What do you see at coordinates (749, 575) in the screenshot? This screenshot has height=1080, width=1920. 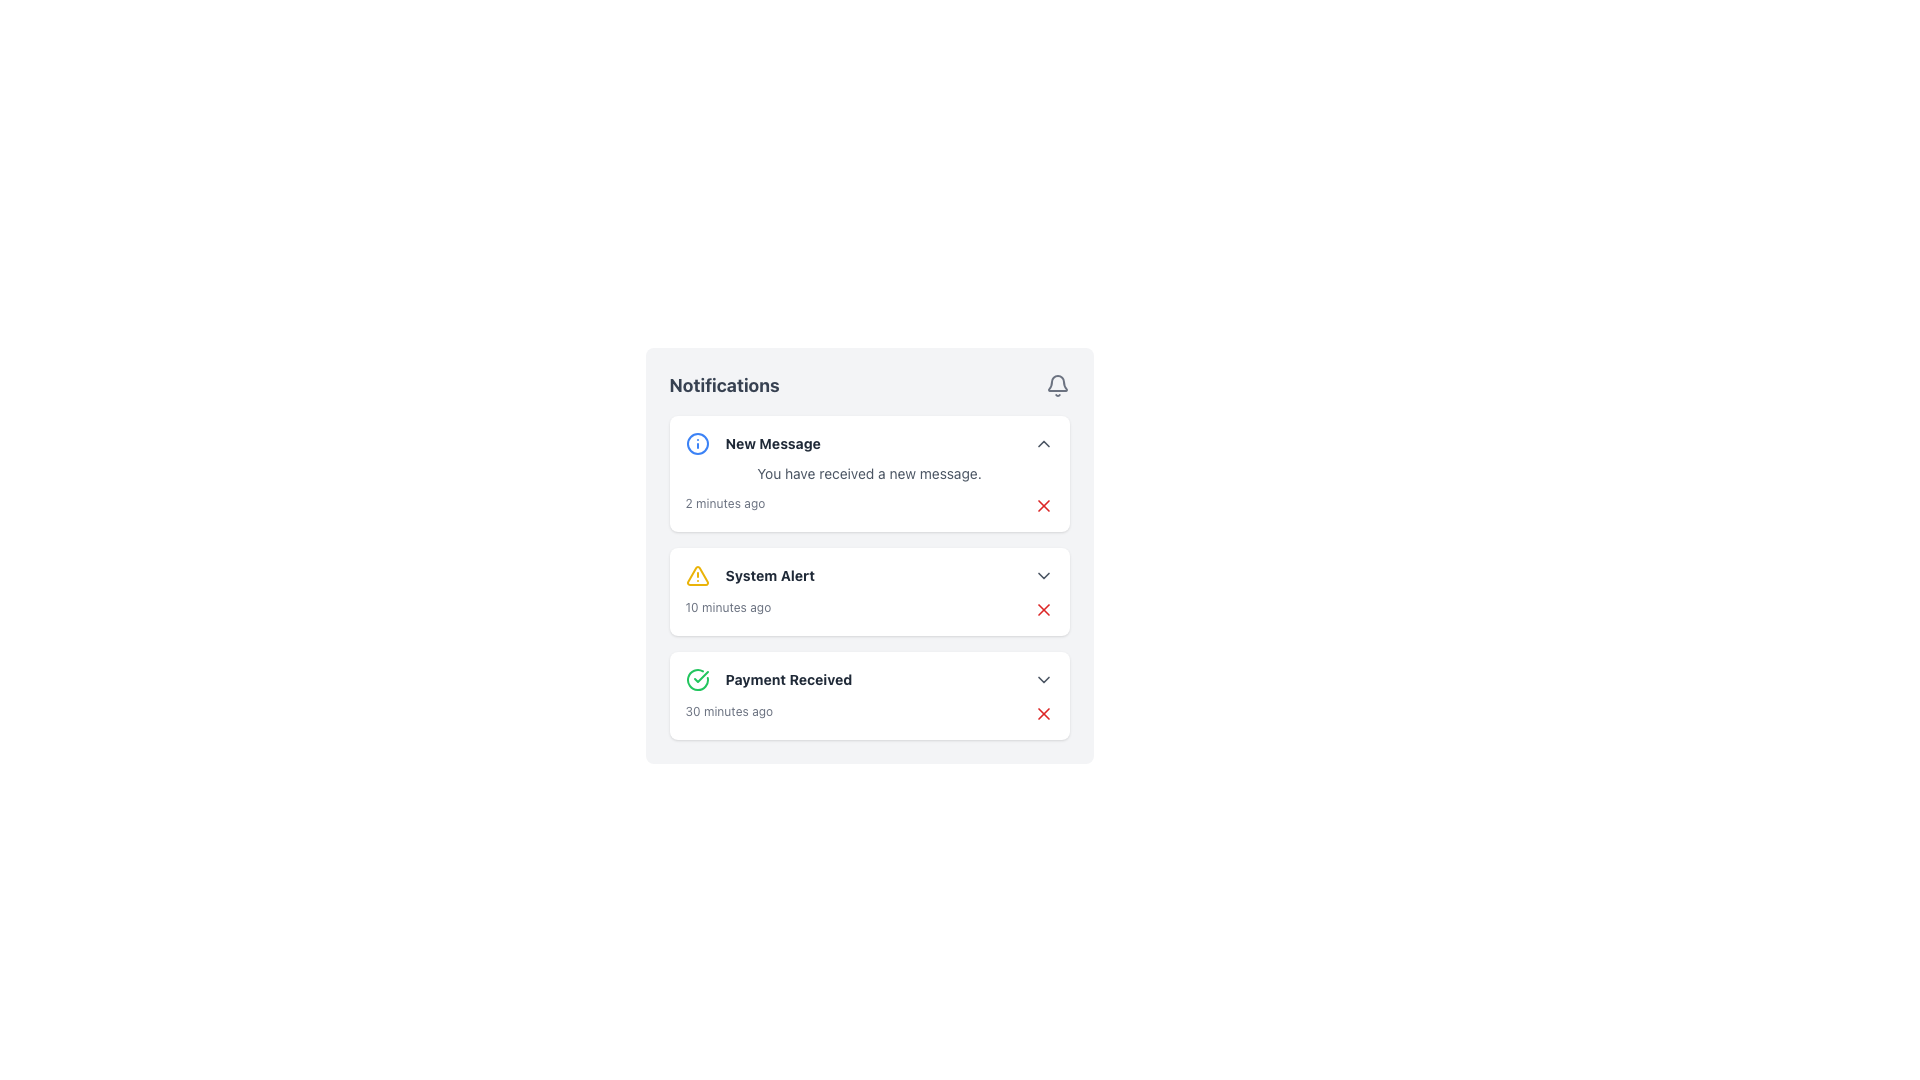 I see `the 'System Alert' notification, which features a bold text label and a yellow triangular alert icon` at bounding box center [749, 575].